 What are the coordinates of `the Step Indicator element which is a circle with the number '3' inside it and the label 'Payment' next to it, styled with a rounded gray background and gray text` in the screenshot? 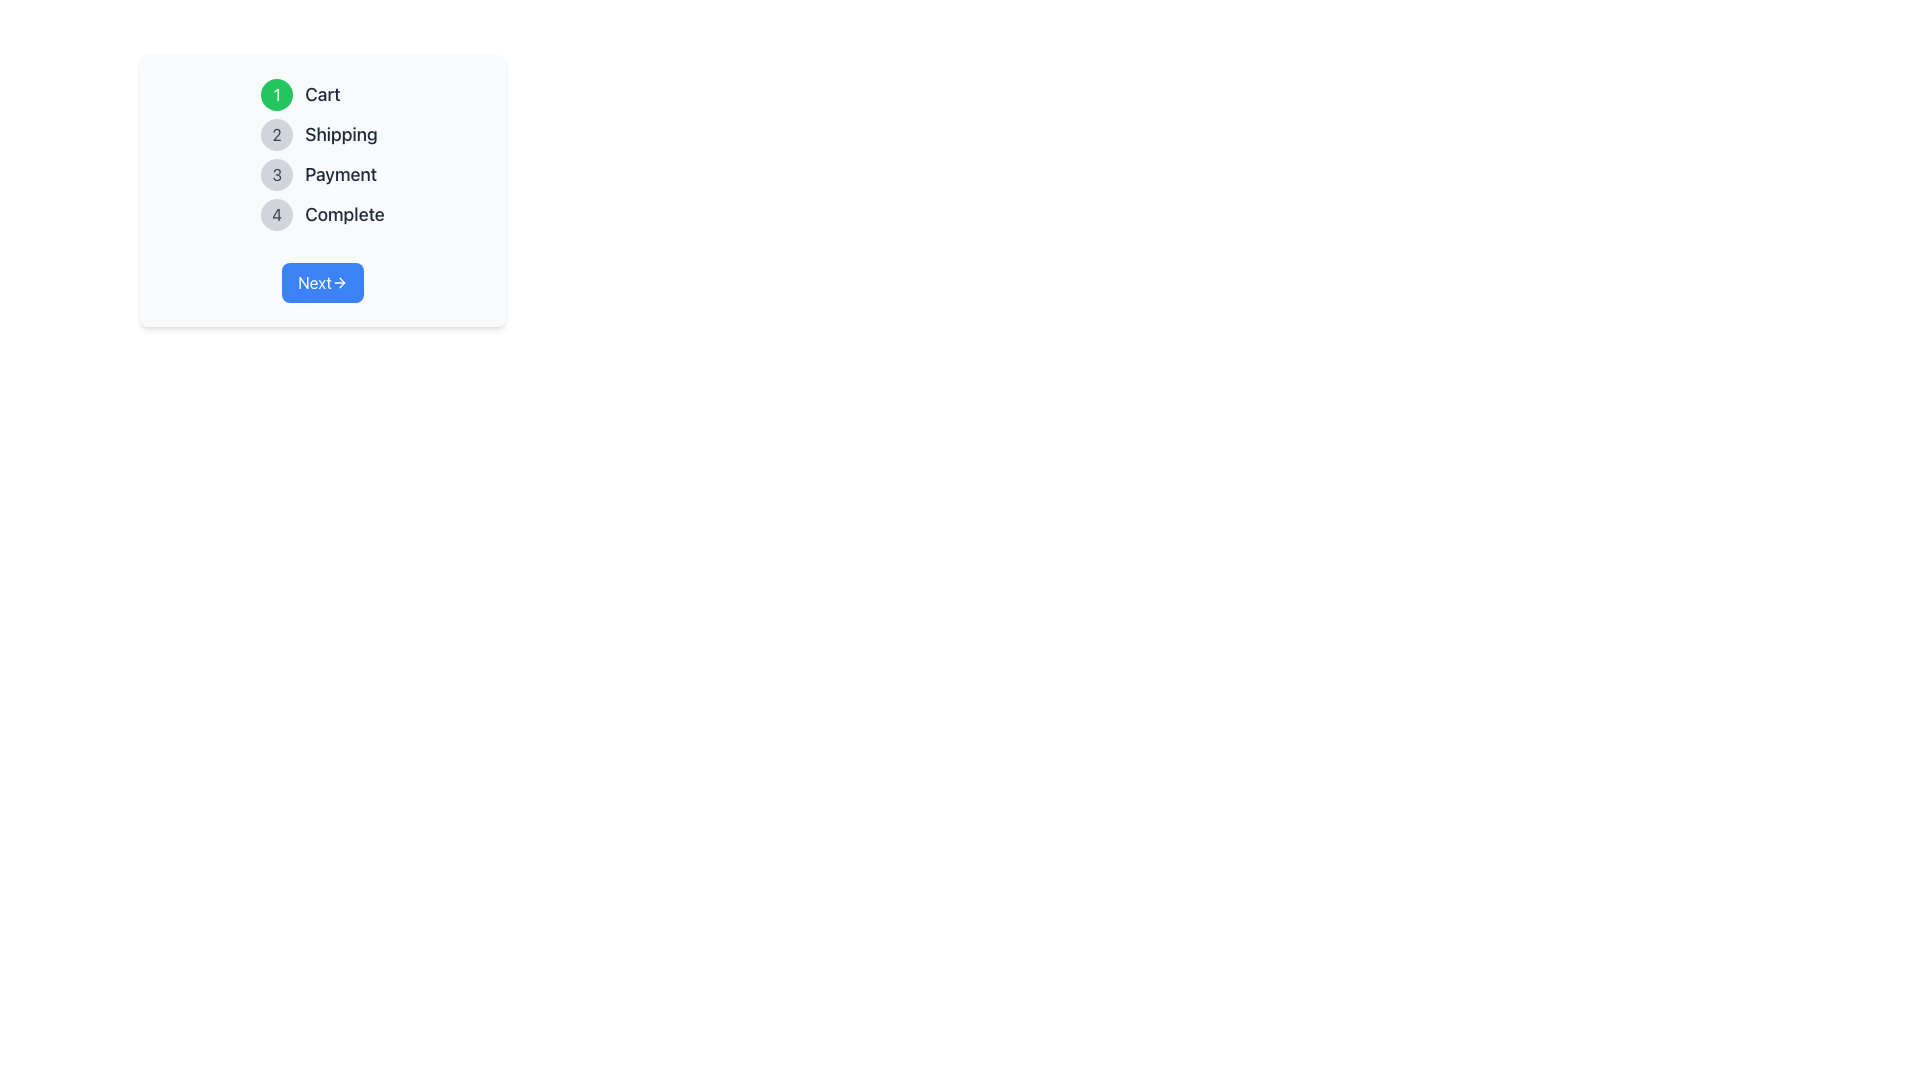 It's located at (322, 173).